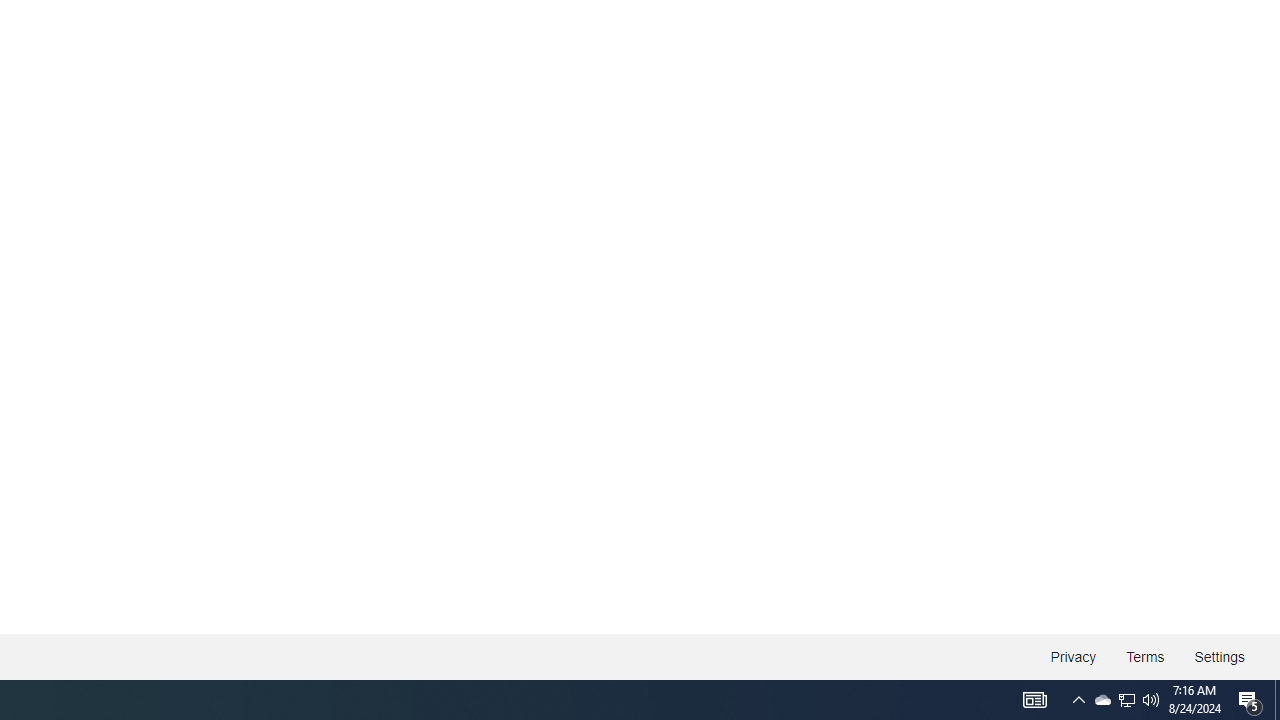  I want to click on 'Privacy', so click(1072, 657).